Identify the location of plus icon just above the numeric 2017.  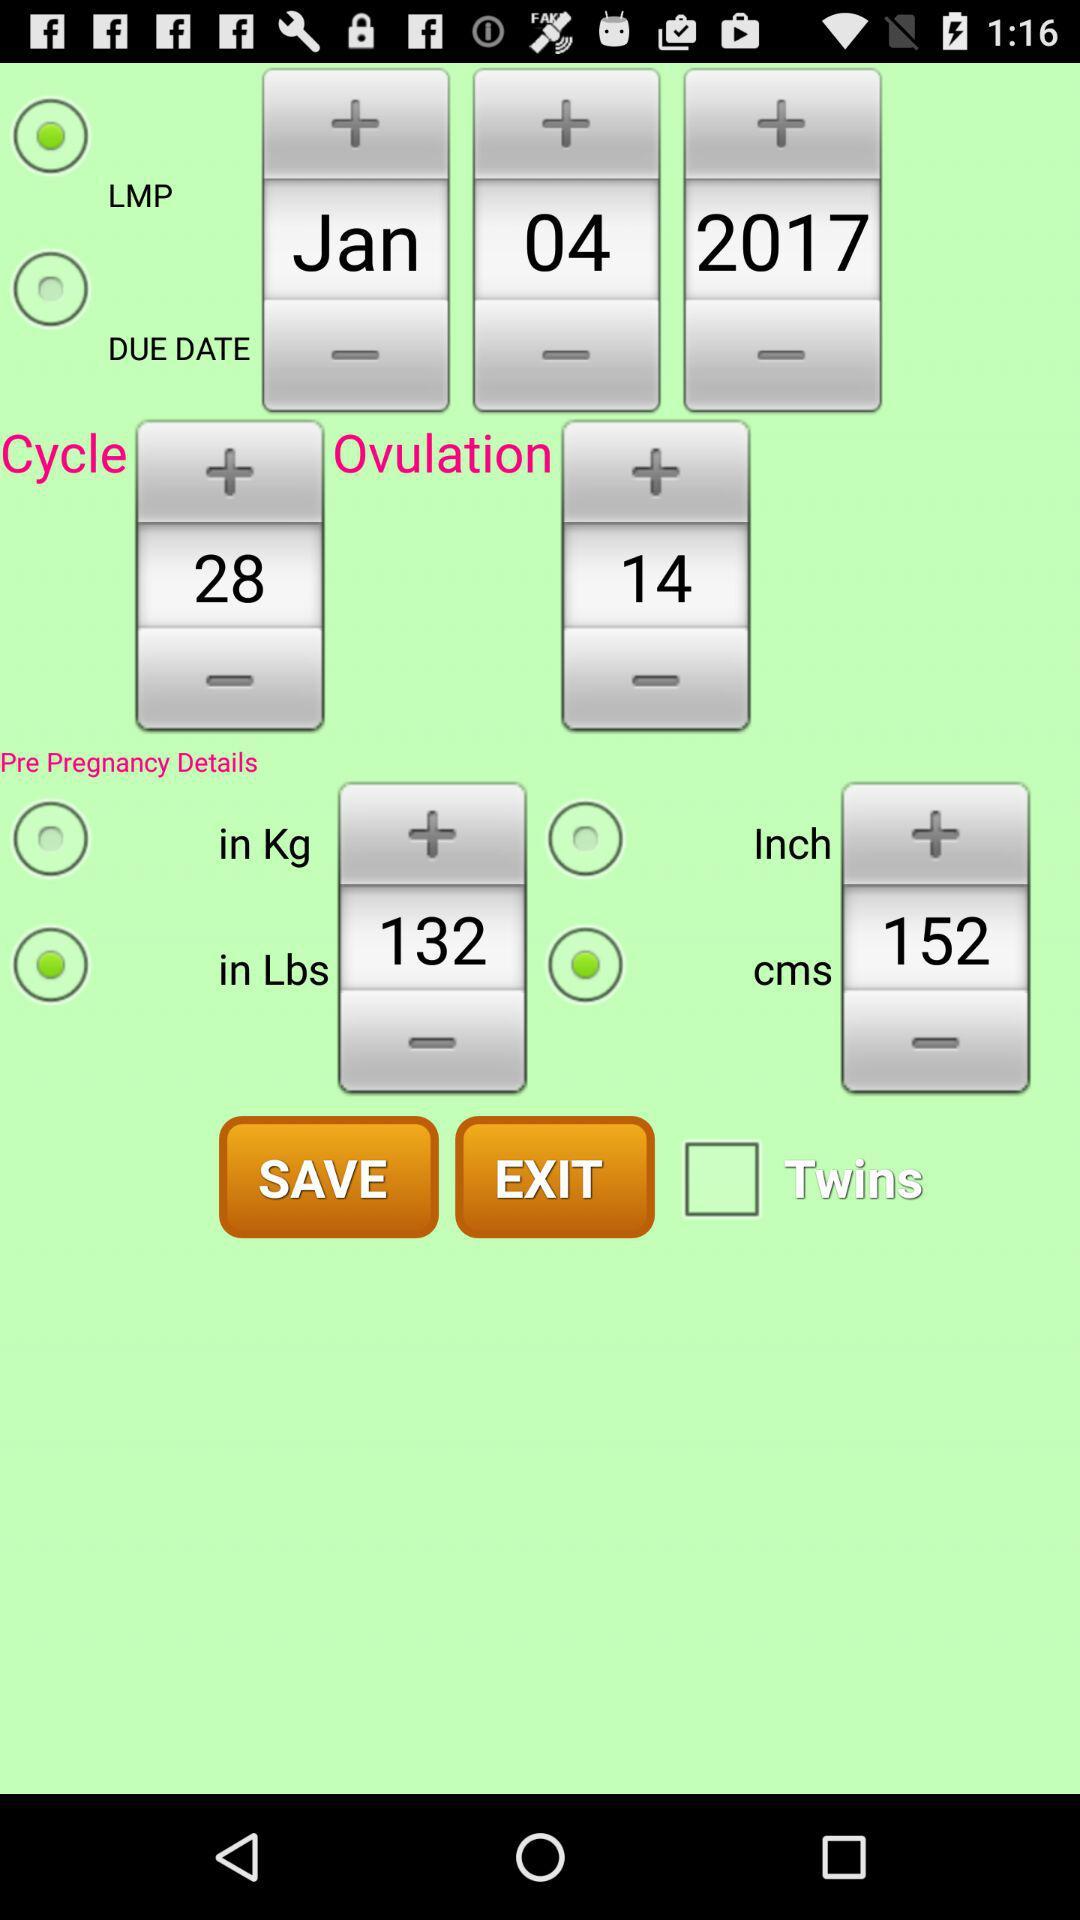
(781, 119).